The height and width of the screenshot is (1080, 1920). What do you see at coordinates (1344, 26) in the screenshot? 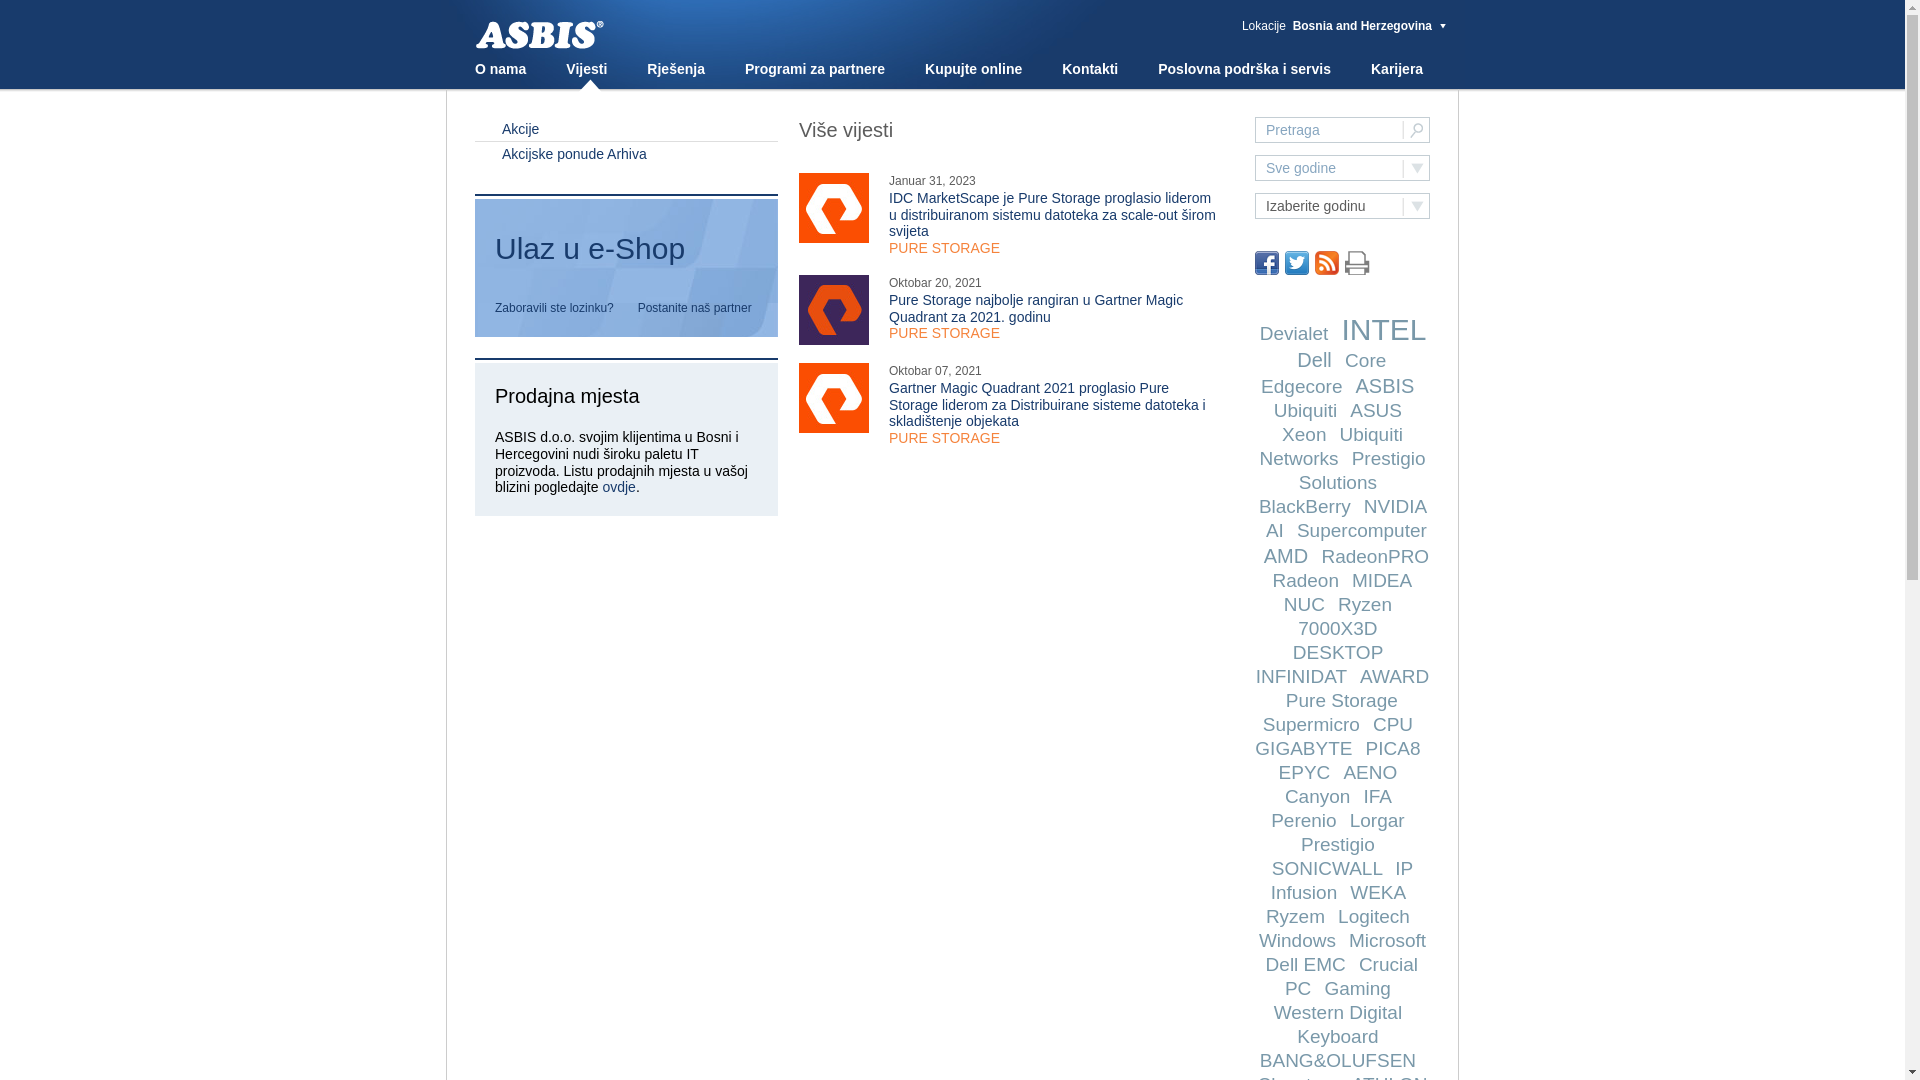
I see `'Lokacije  Bosnia and Herzegovina'` at bounding box center [1344, 26].